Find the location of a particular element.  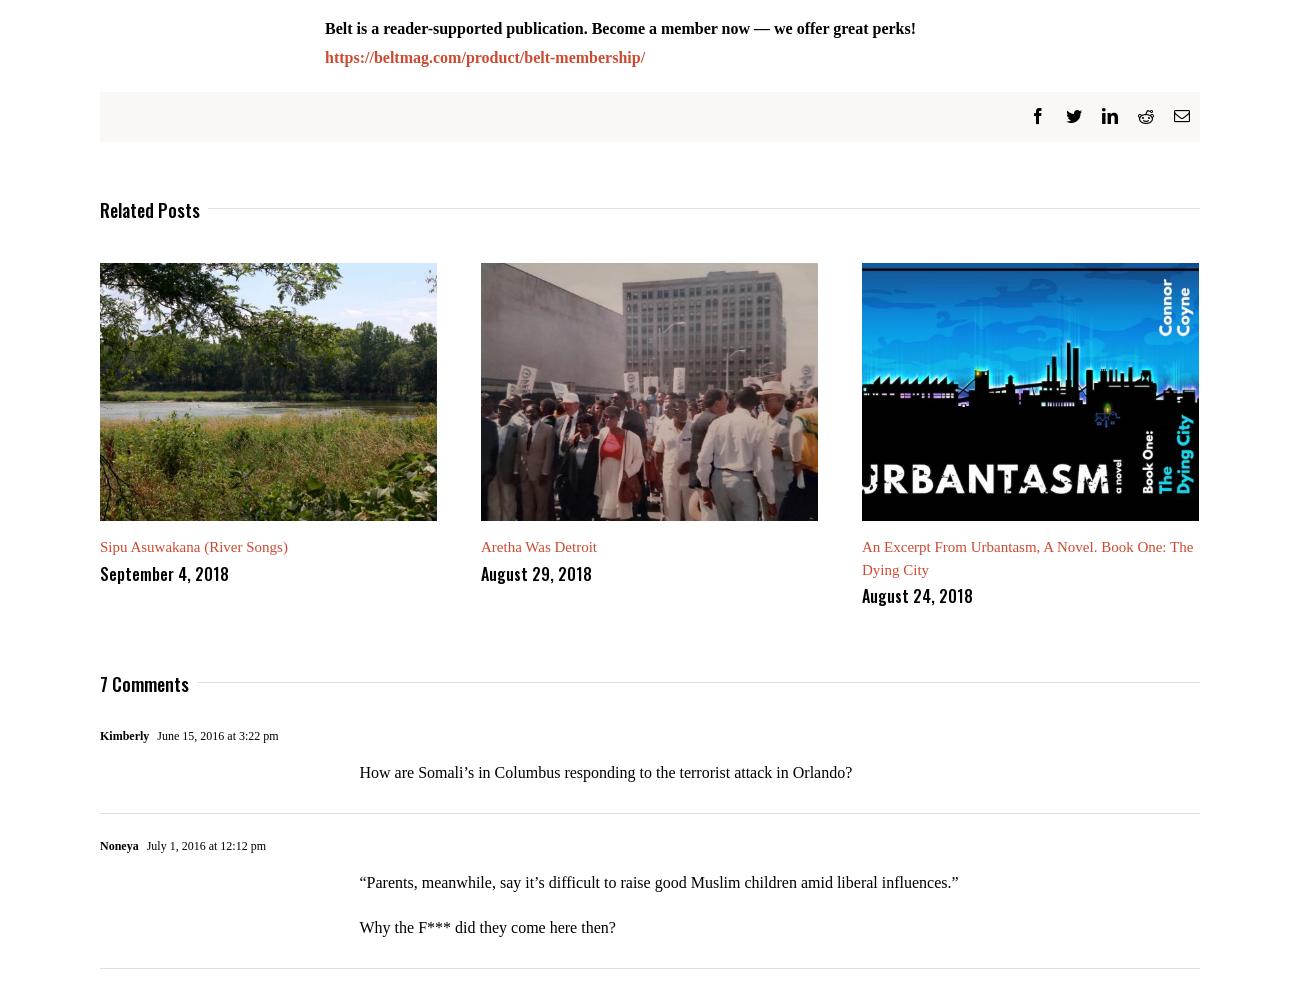

'Kimberly' is located at coordinates (123, 750).